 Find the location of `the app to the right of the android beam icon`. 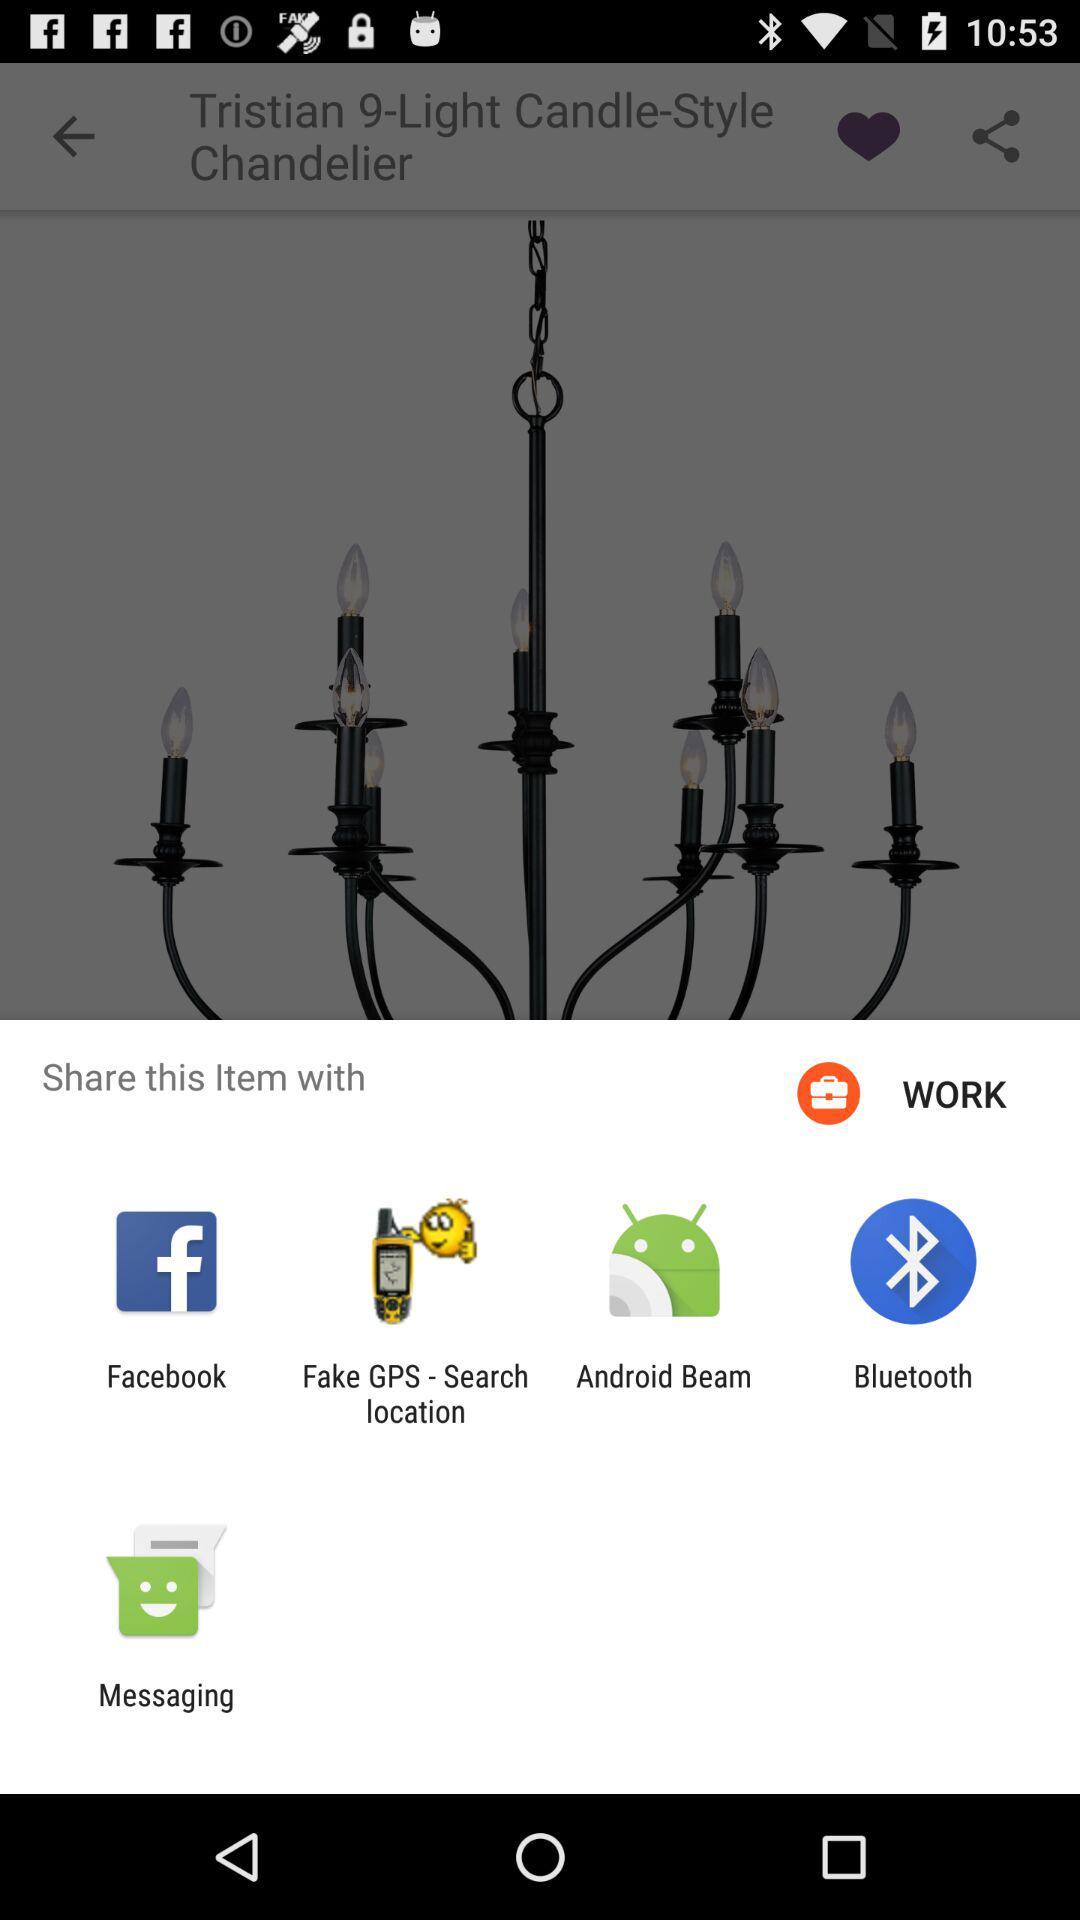

the app to the right of the android beam icon is located at coordinates (913, 1392).